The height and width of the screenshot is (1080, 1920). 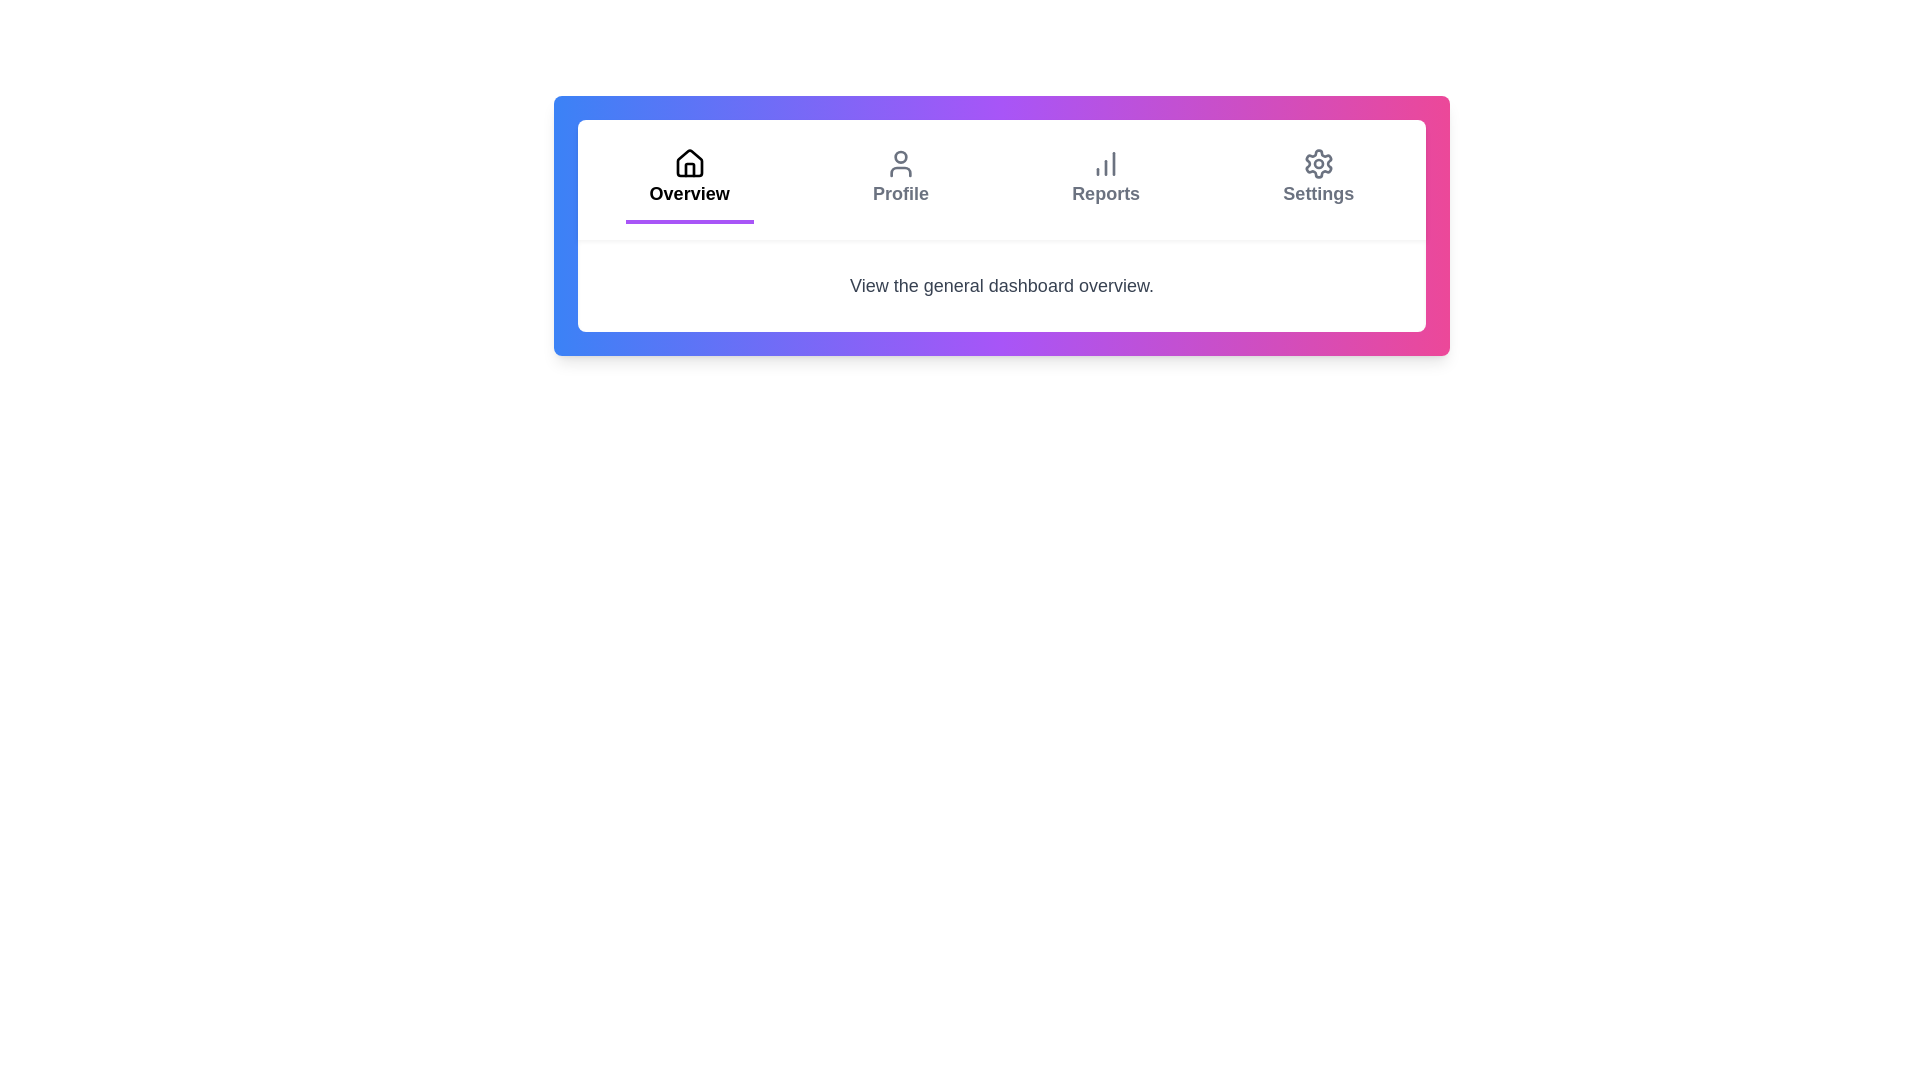 I want to click on the 'Reports' icon located in the navigation bar, so click(x=1105, y=163).